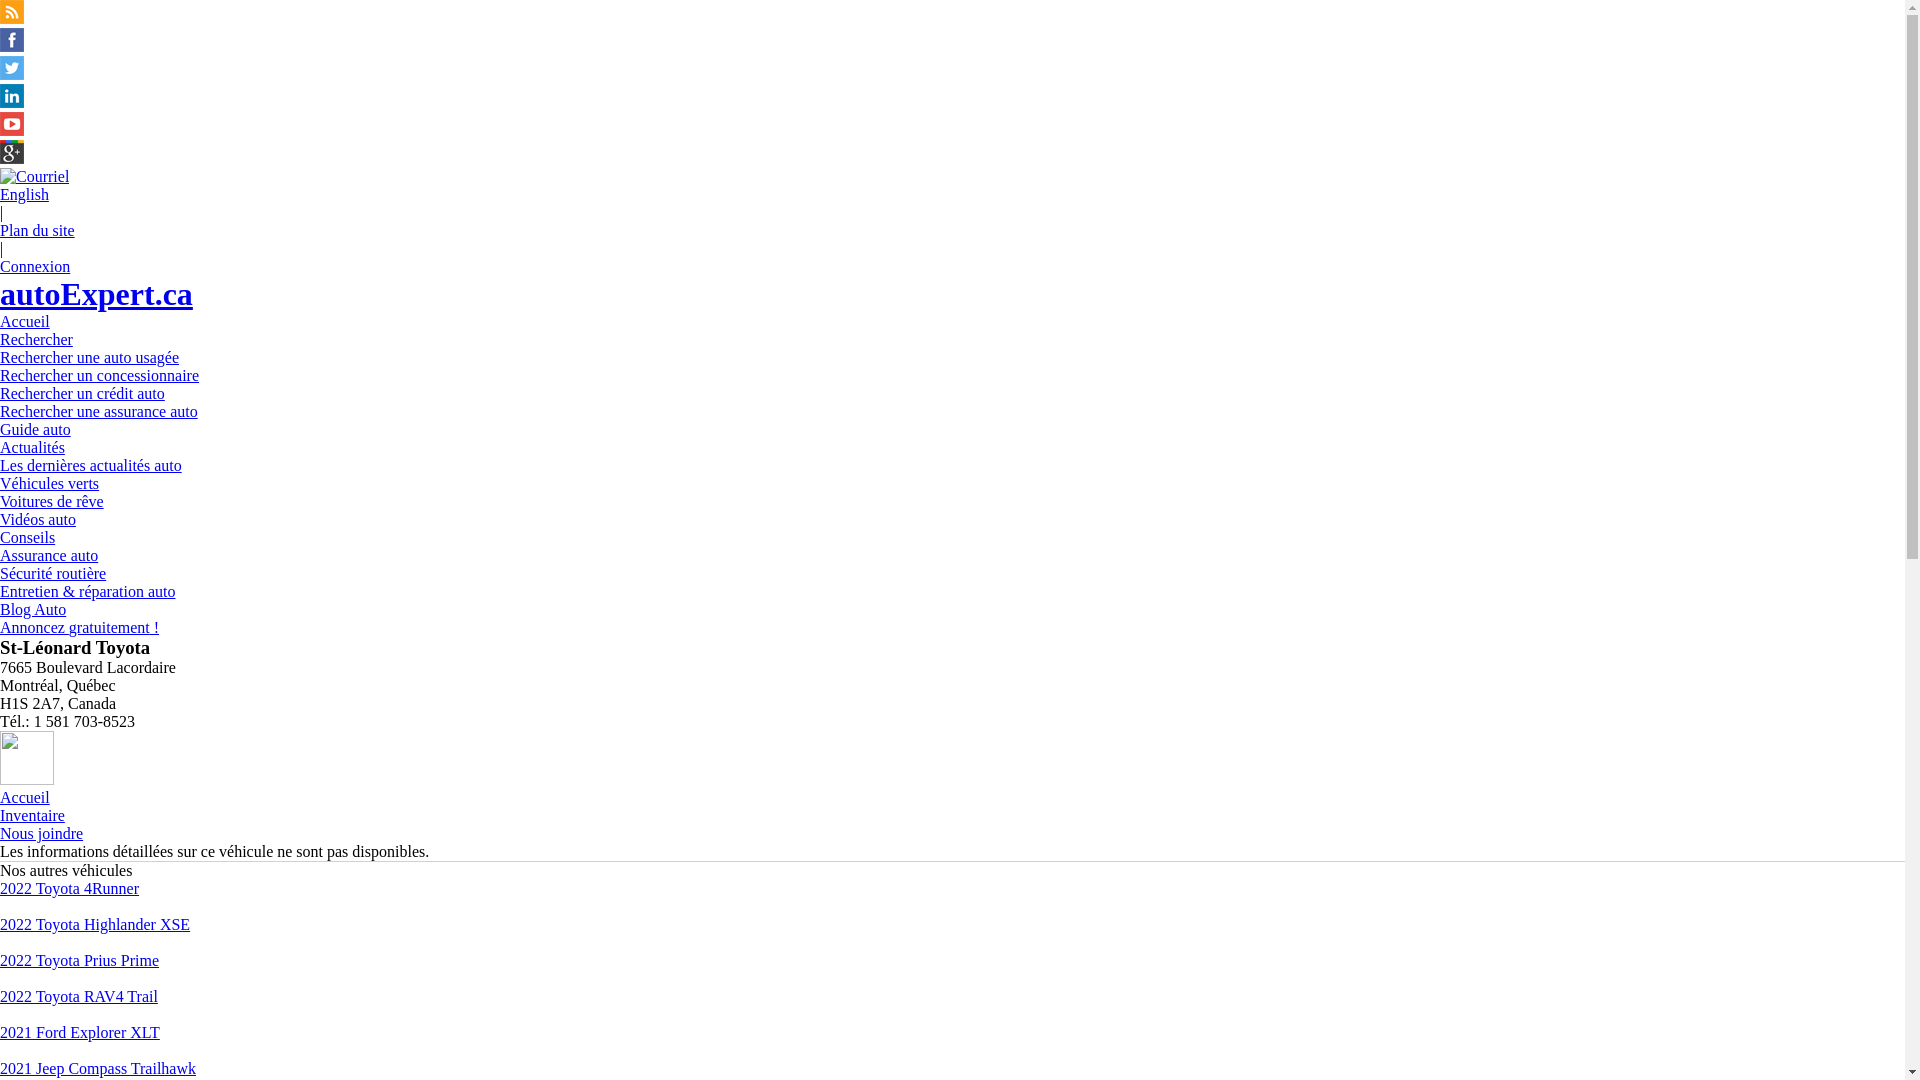 The height and width of the screenshot is (1080, 1920). I want to click on 'Annoncez gratuitement !', so click(79, 626).